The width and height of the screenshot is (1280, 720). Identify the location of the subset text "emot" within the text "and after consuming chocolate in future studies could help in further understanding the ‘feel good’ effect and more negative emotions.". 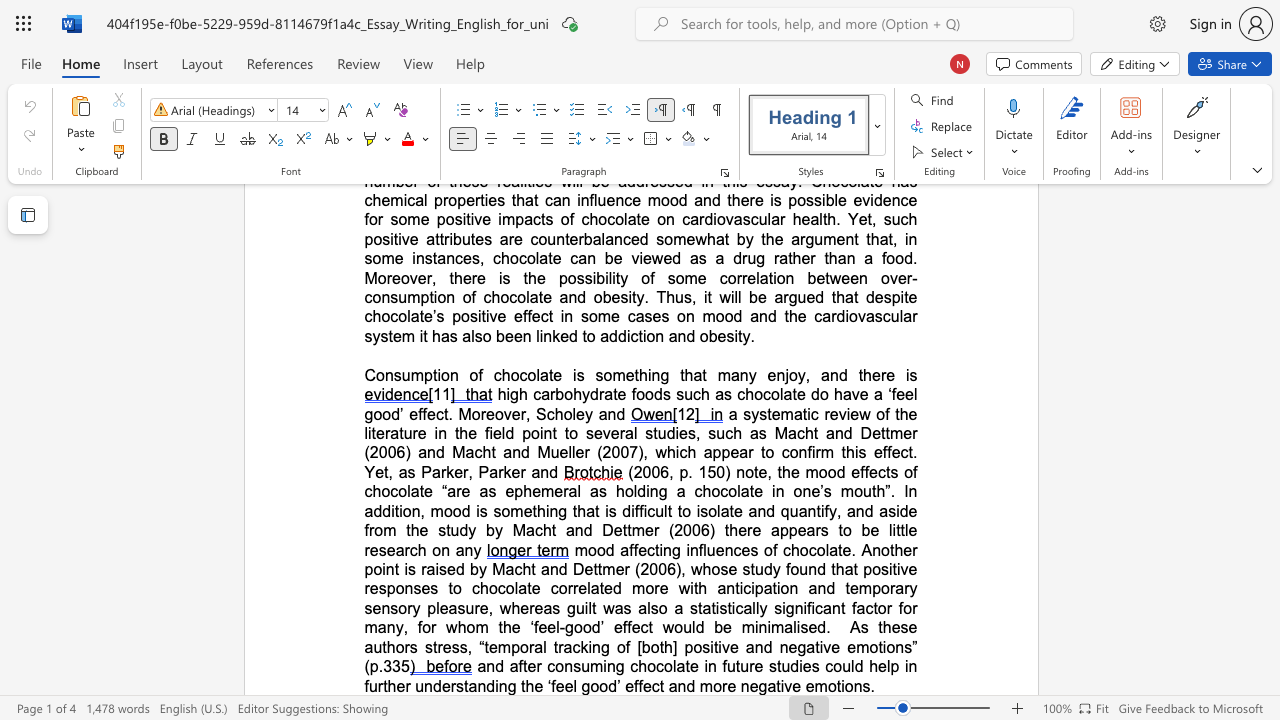
(805, 685).